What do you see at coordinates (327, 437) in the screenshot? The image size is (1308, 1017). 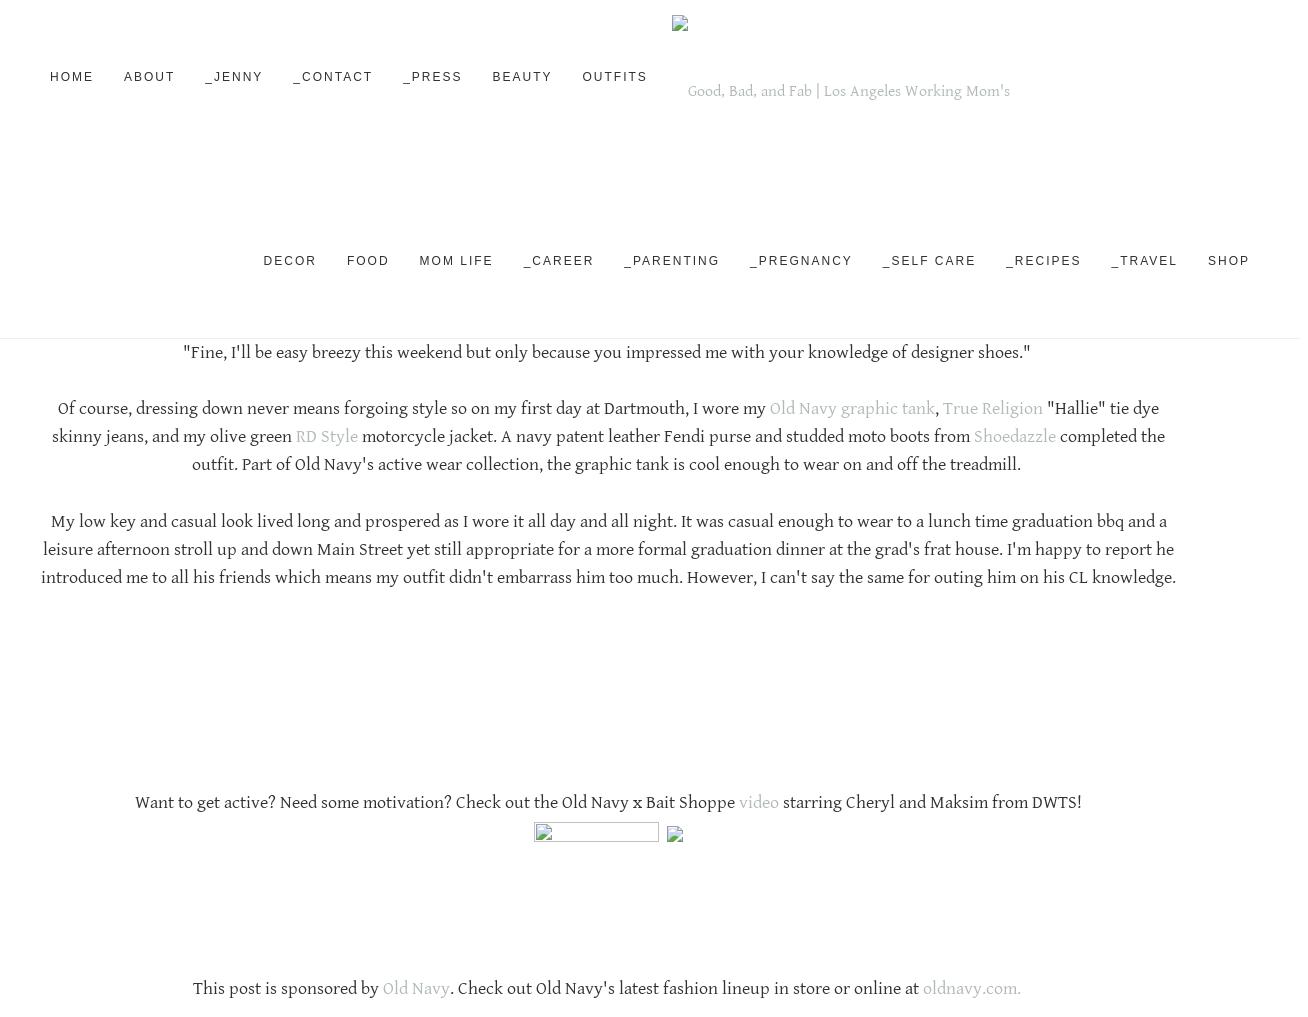 I see `'RD Style'` at bounding box center [327, 437].